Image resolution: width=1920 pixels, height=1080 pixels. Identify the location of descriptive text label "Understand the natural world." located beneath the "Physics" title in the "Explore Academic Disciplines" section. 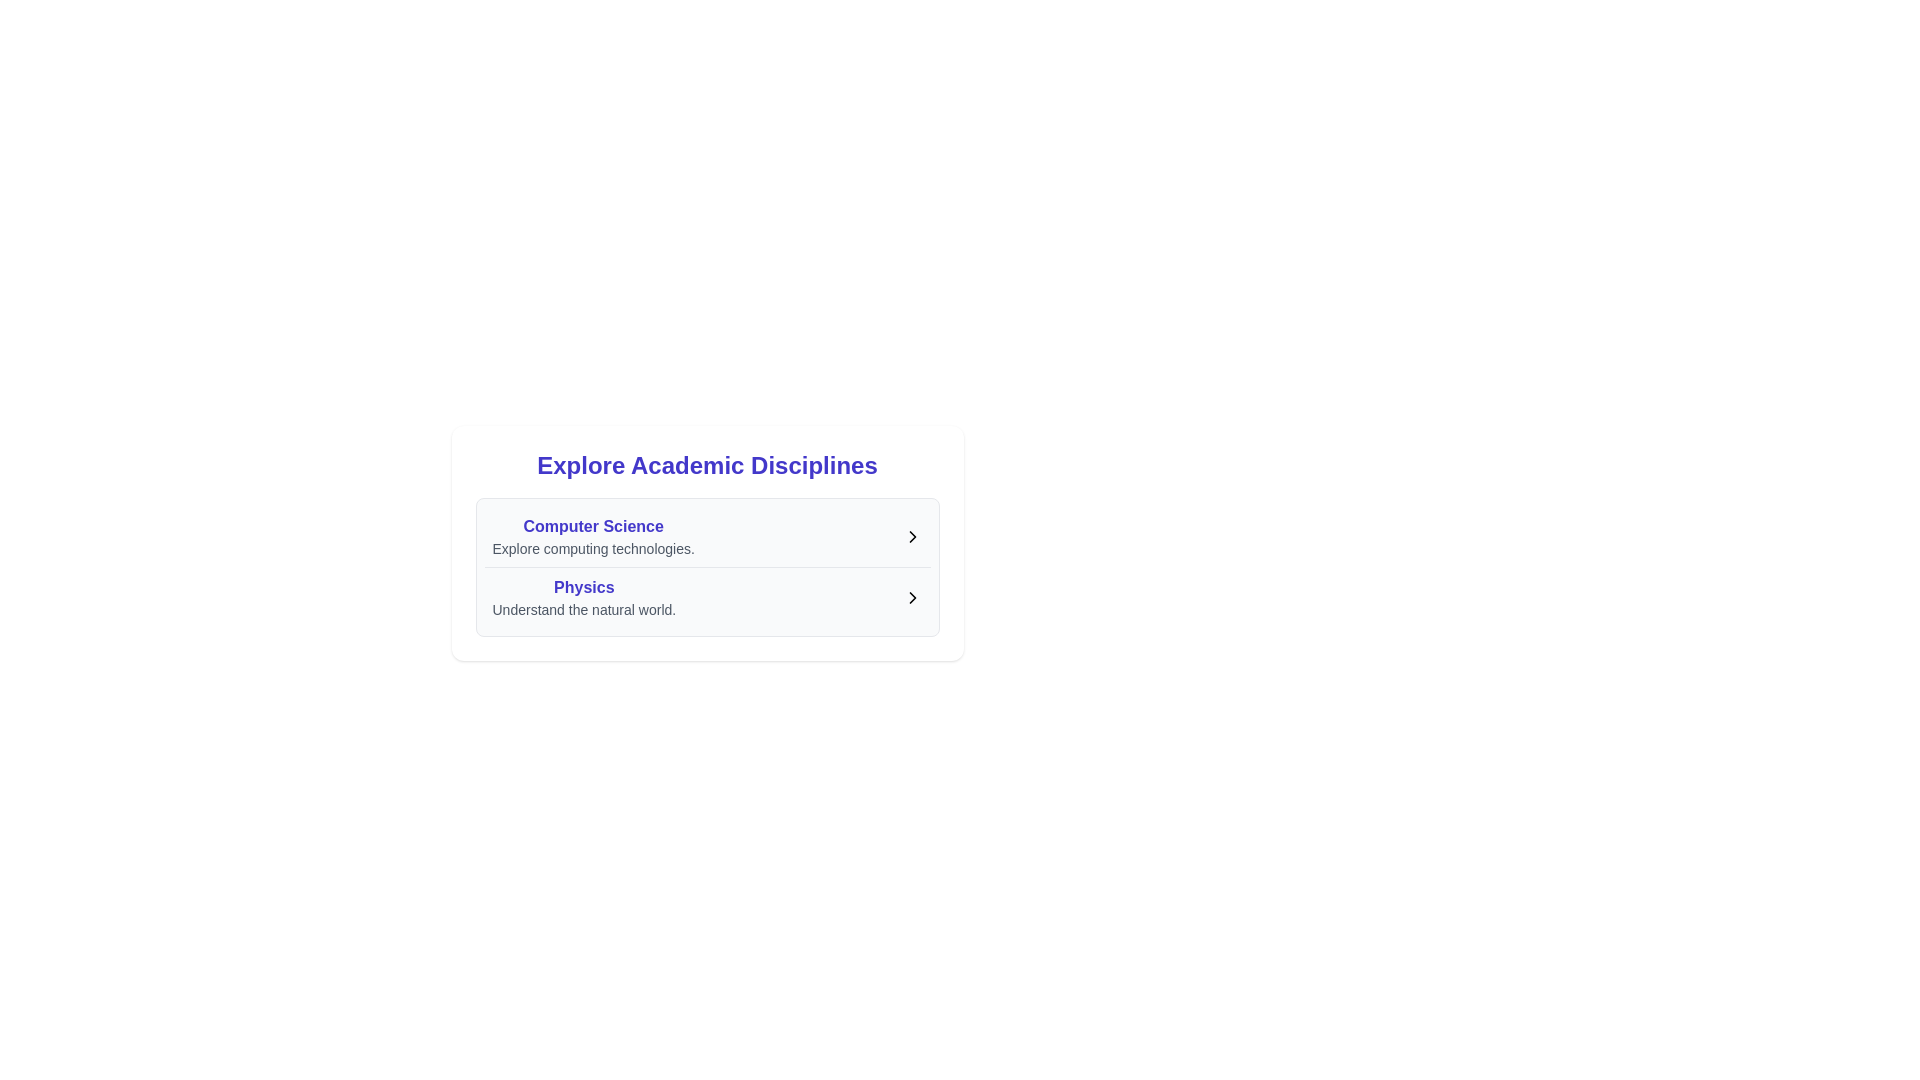
(583, 608).